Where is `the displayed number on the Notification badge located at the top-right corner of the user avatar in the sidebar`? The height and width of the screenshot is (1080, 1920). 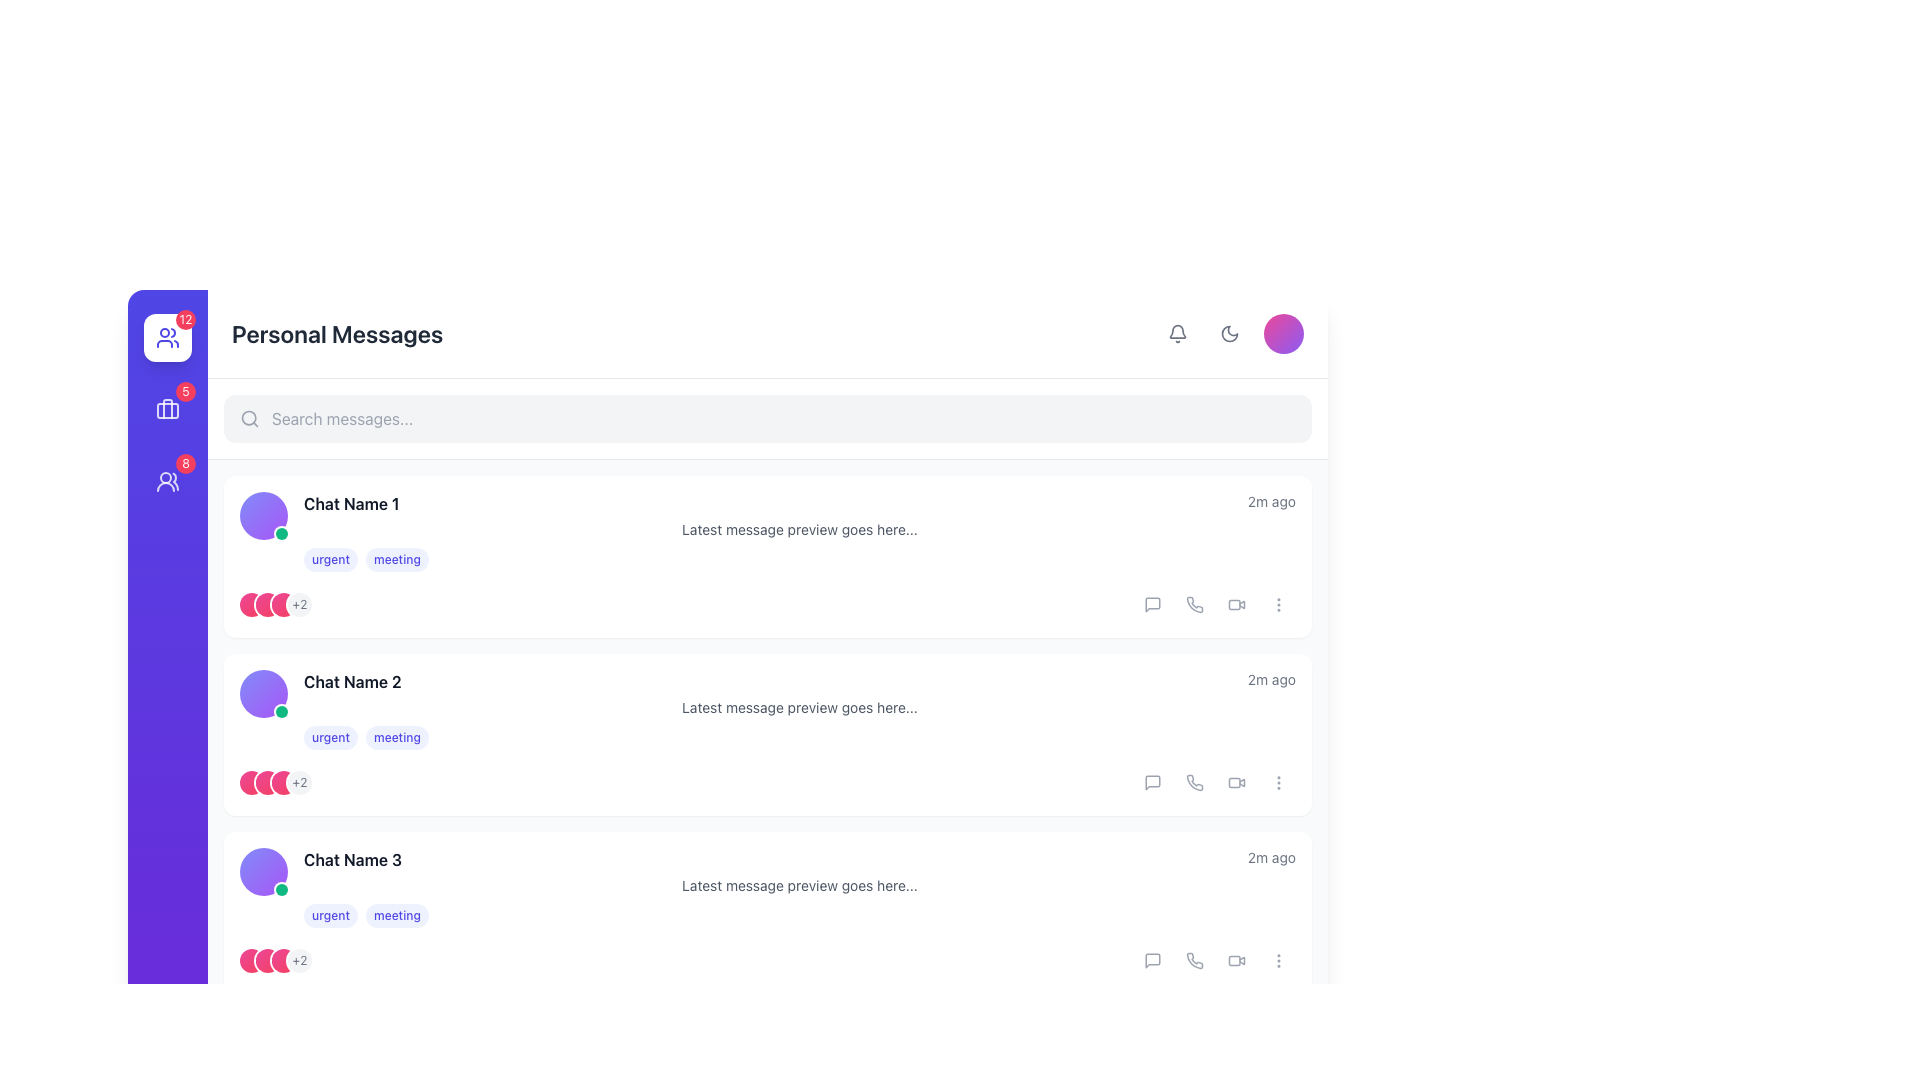 the displayed number on the Notification badge located at the top-right corner of the user avatar in the sidebar is located at coordinates (186, 319).